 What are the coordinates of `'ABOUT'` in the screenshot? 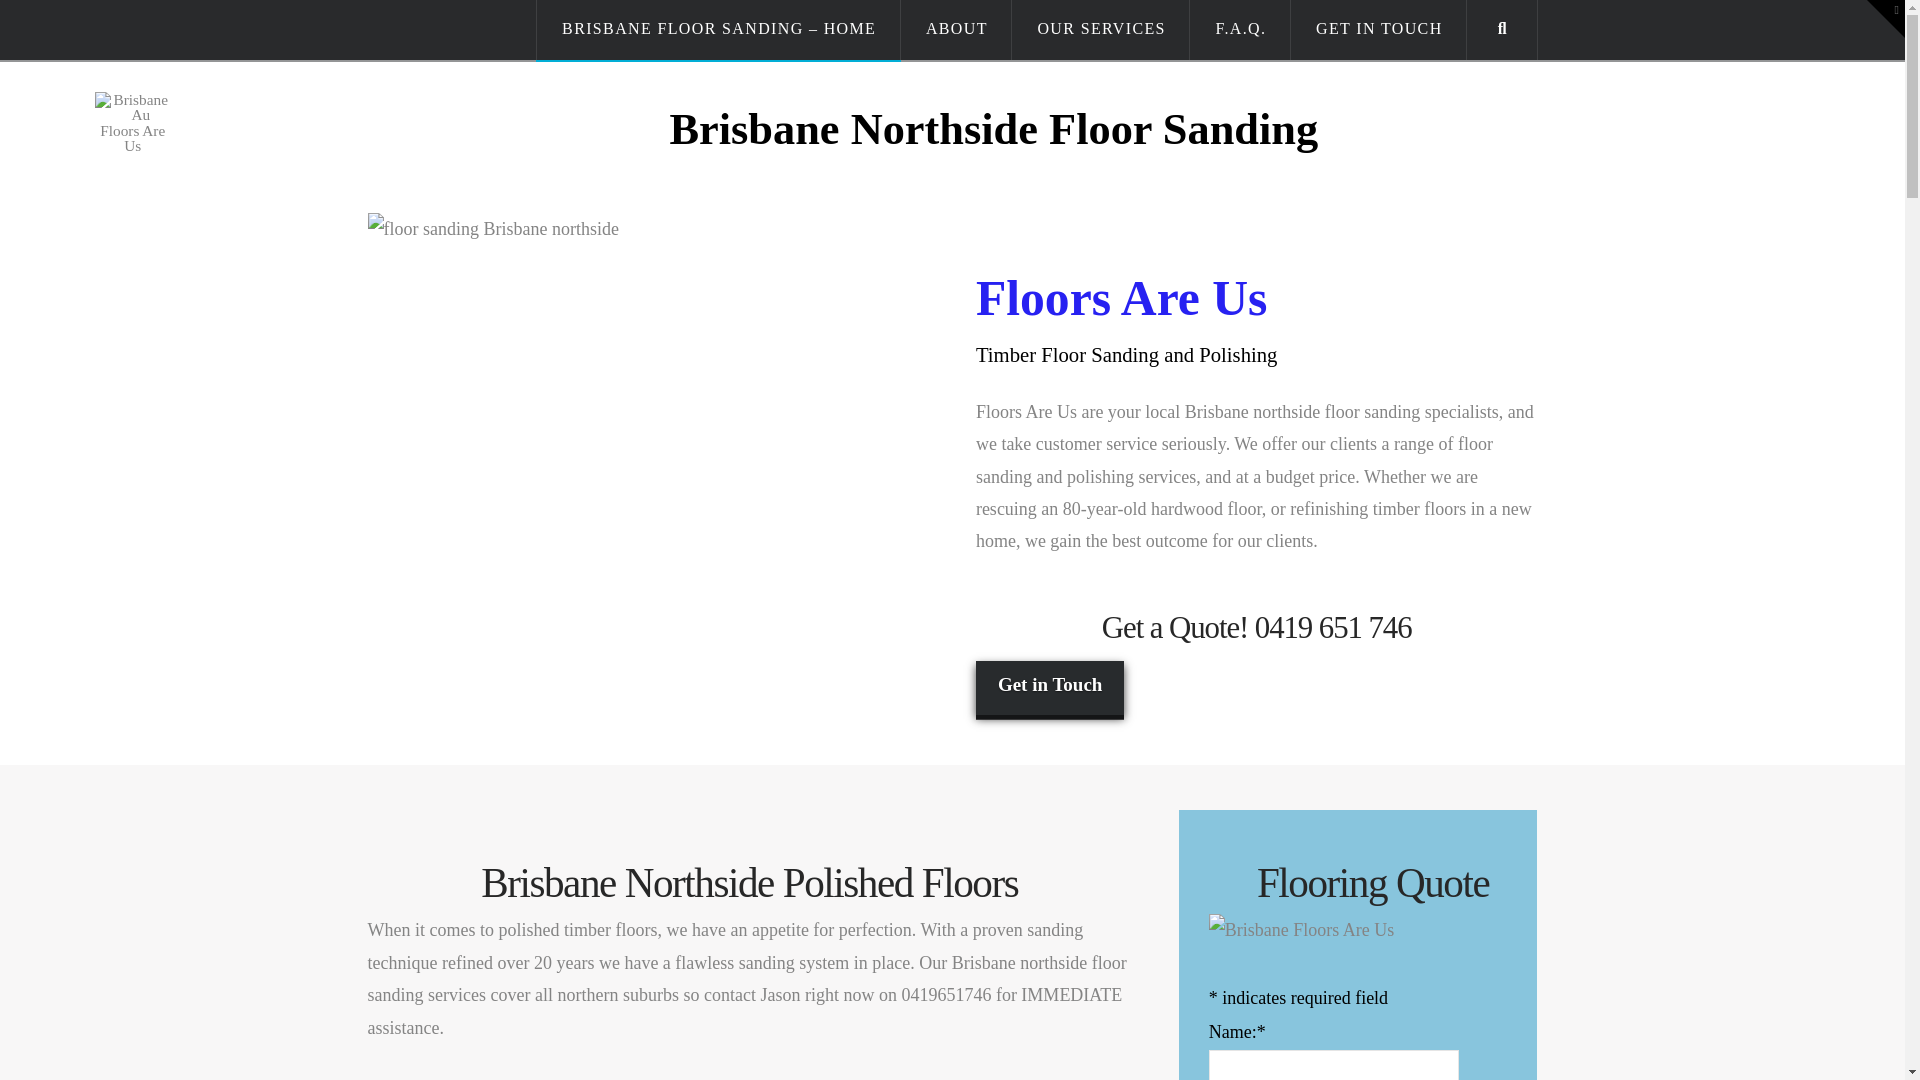 It's located at (955, 30).